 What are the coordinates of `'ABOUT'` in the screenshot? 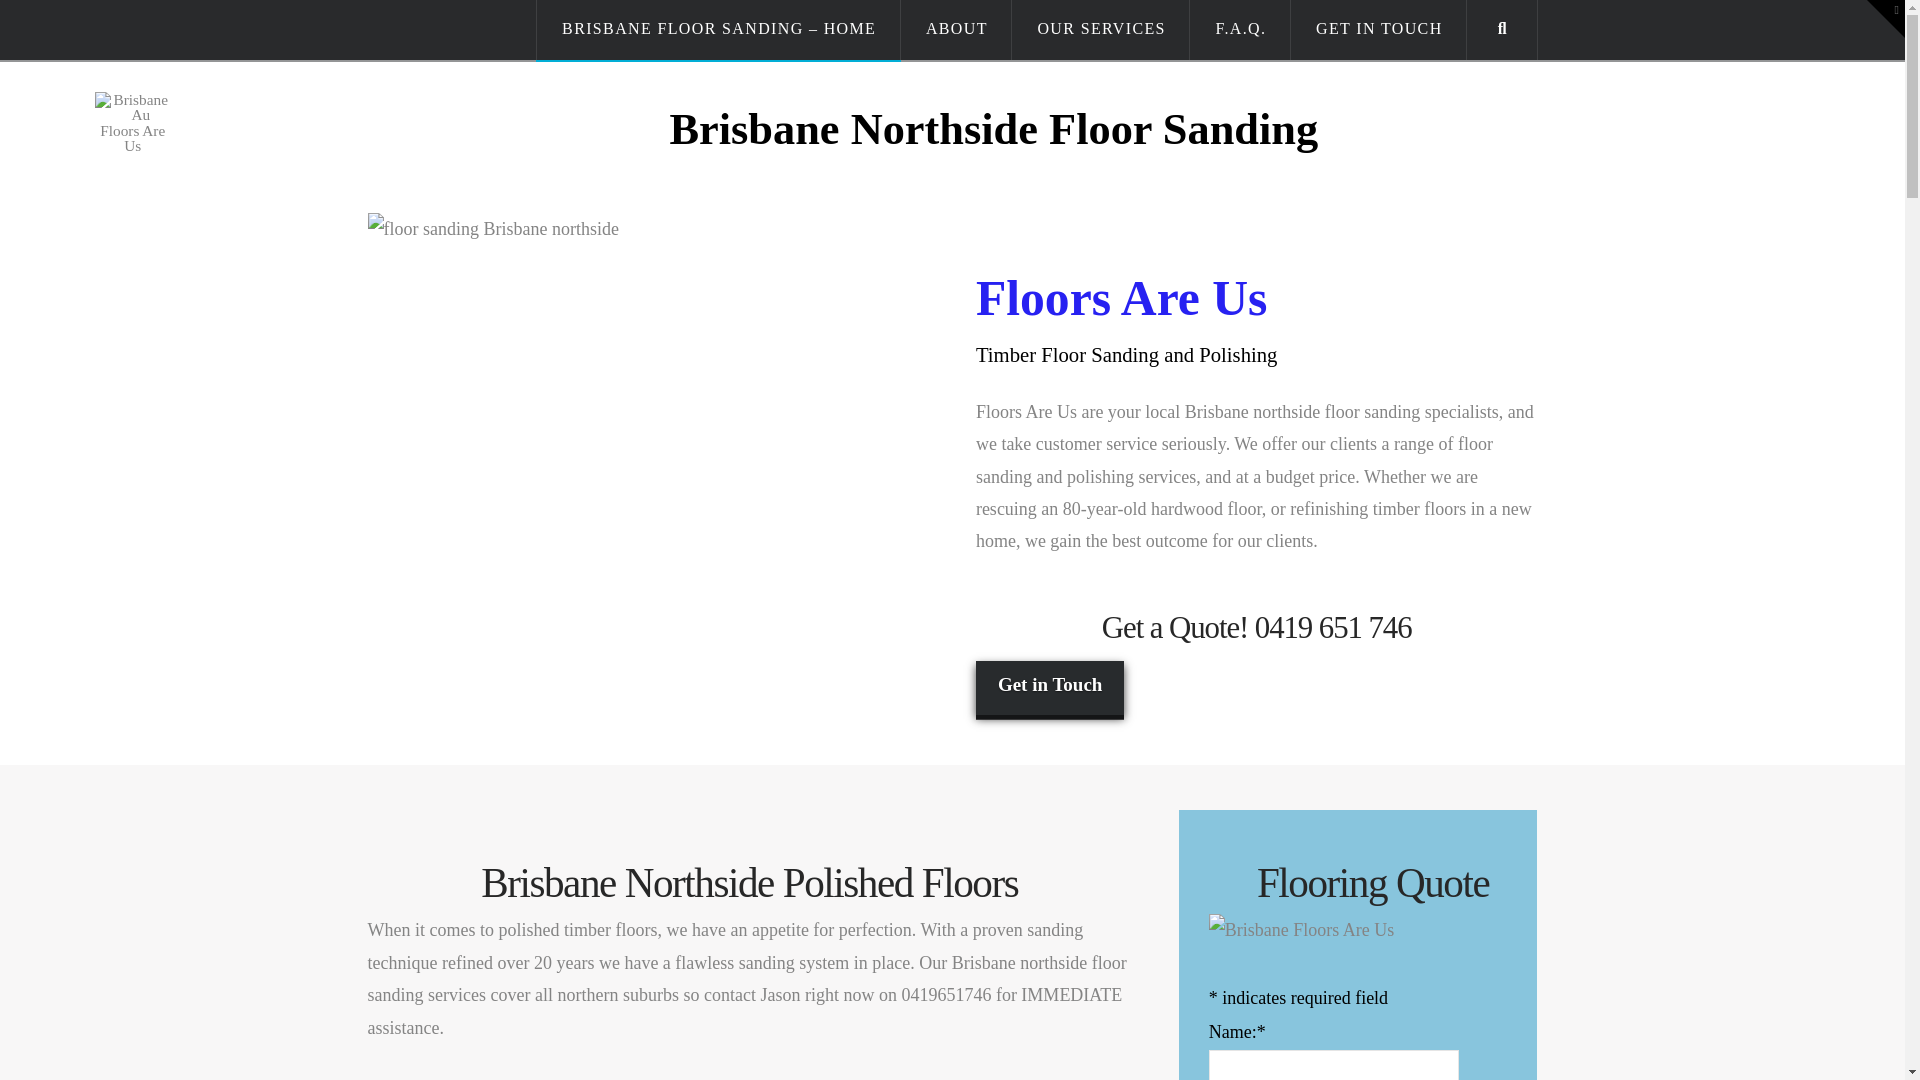 It's located at (955, 30).